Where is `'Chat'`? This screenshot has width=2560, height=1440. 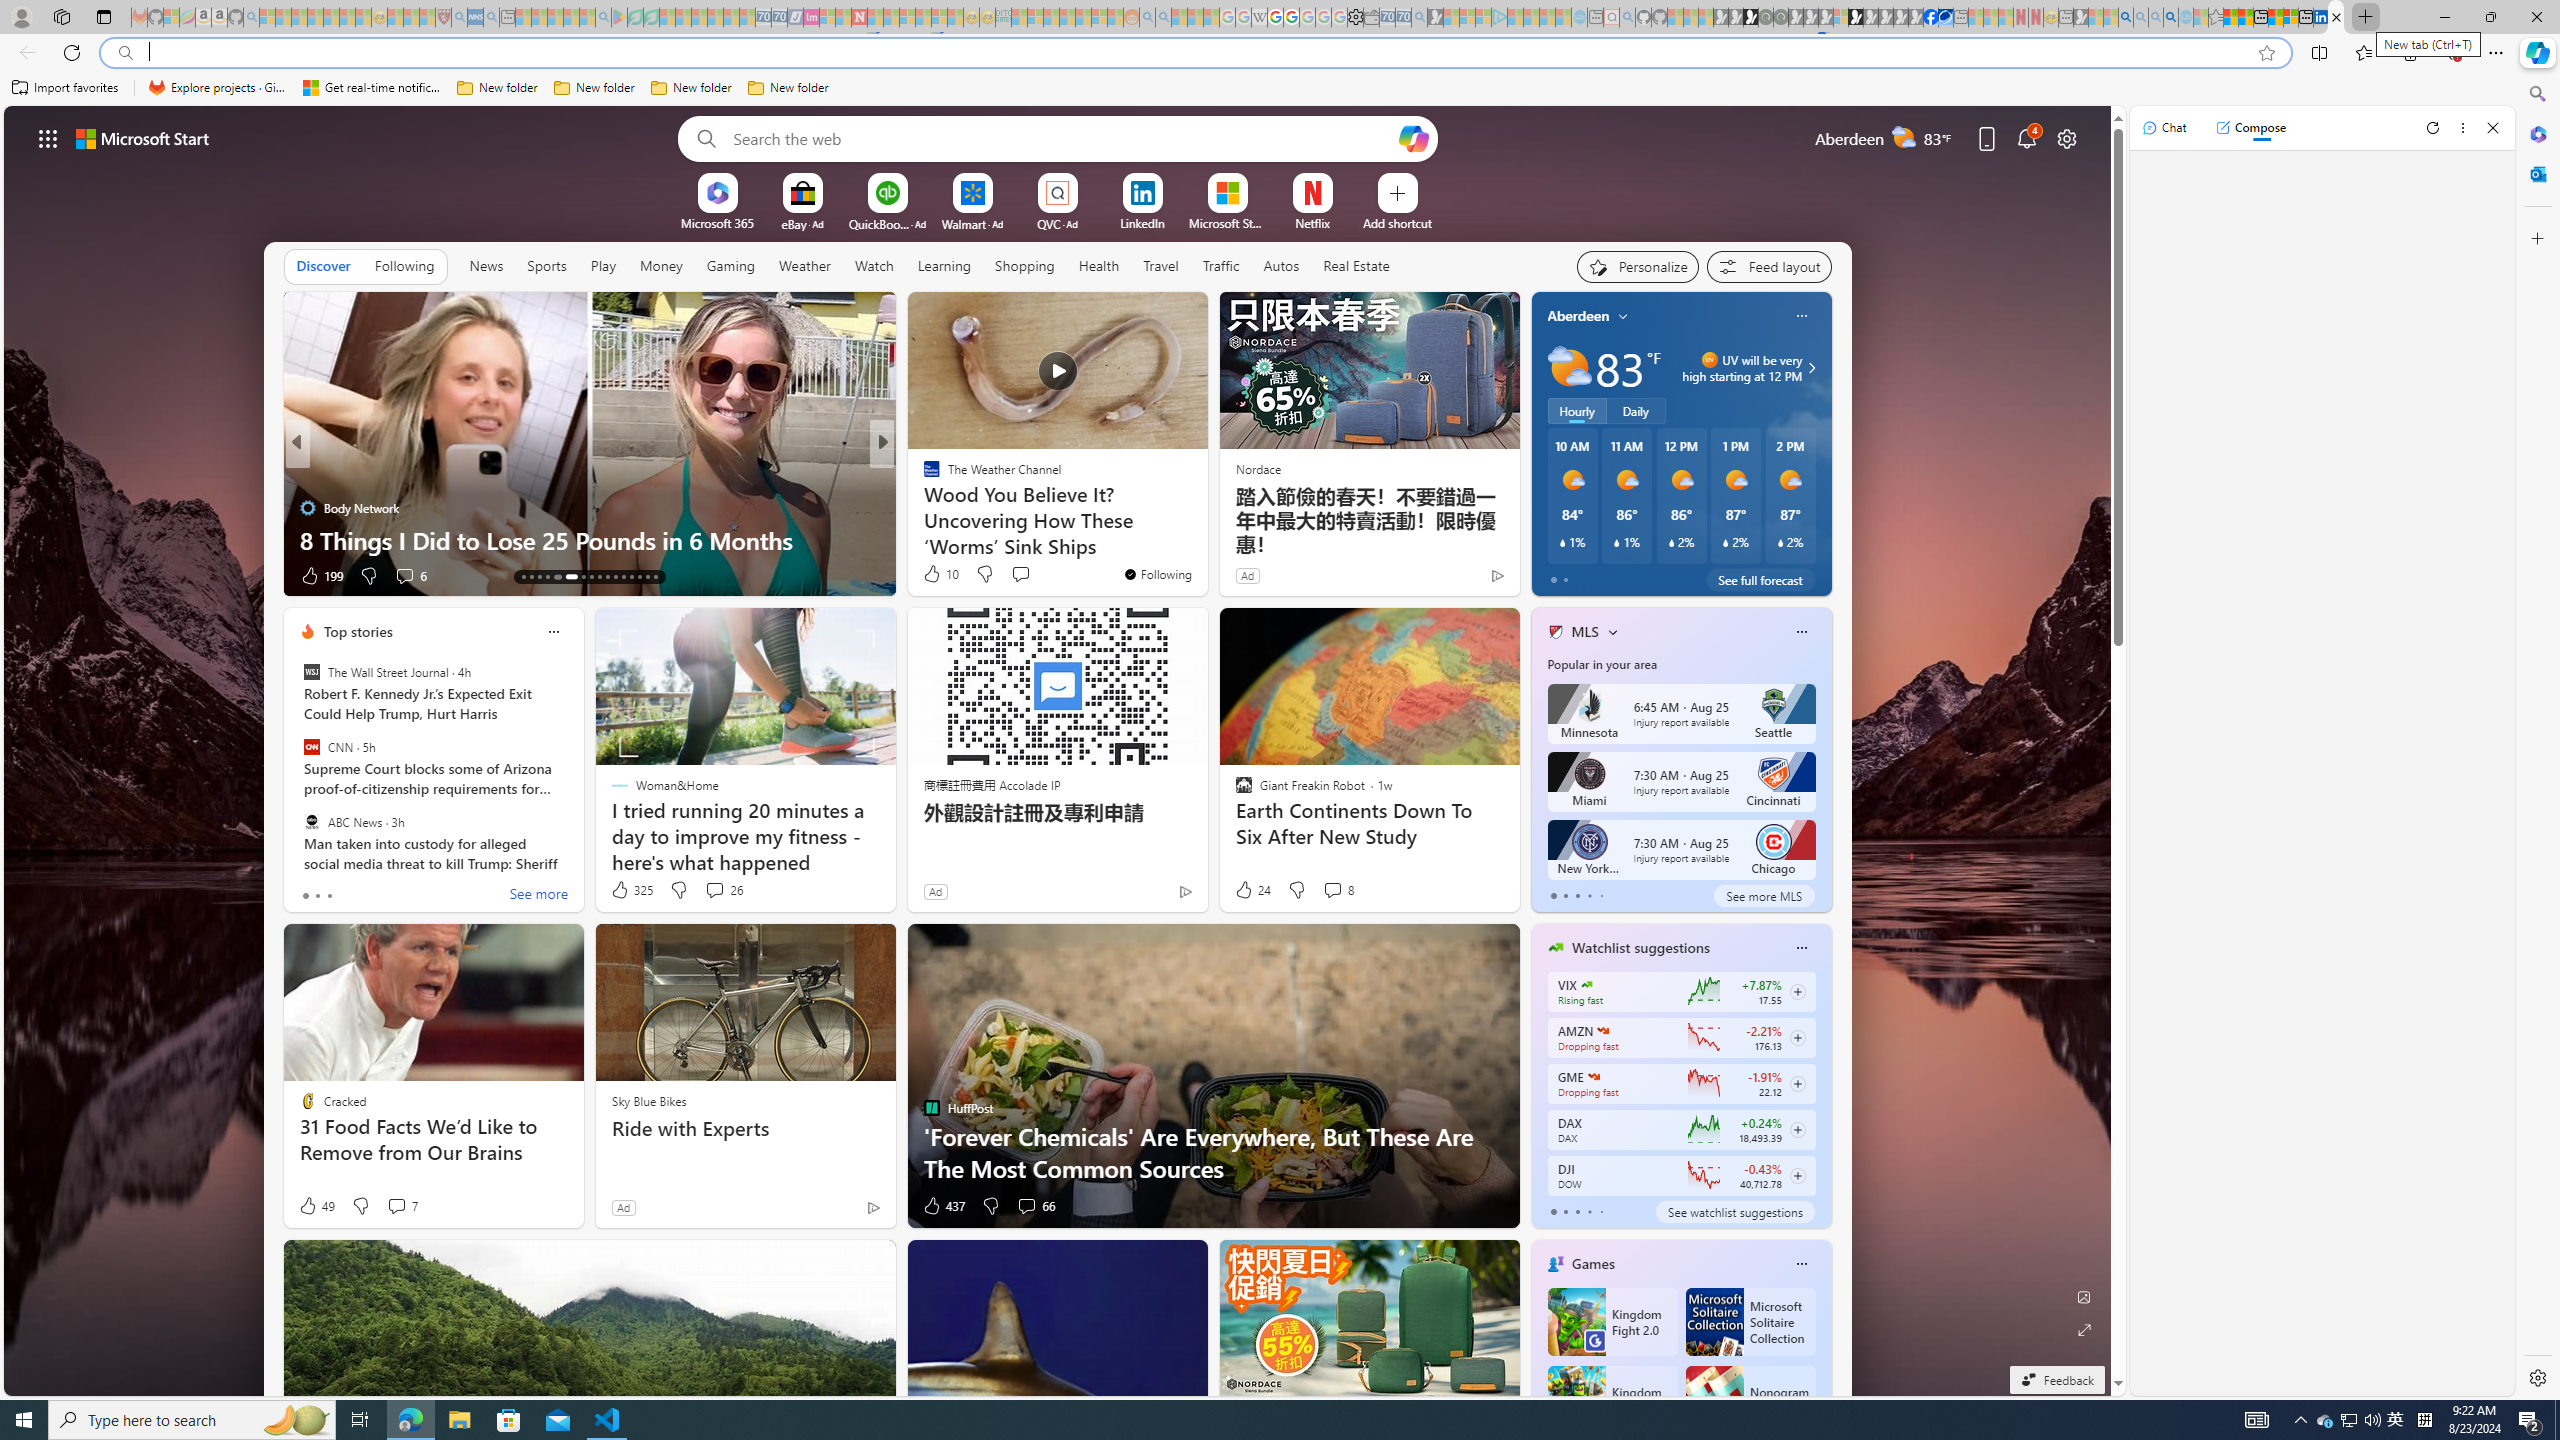
'Chat' is located at coordinates (2164, 127).